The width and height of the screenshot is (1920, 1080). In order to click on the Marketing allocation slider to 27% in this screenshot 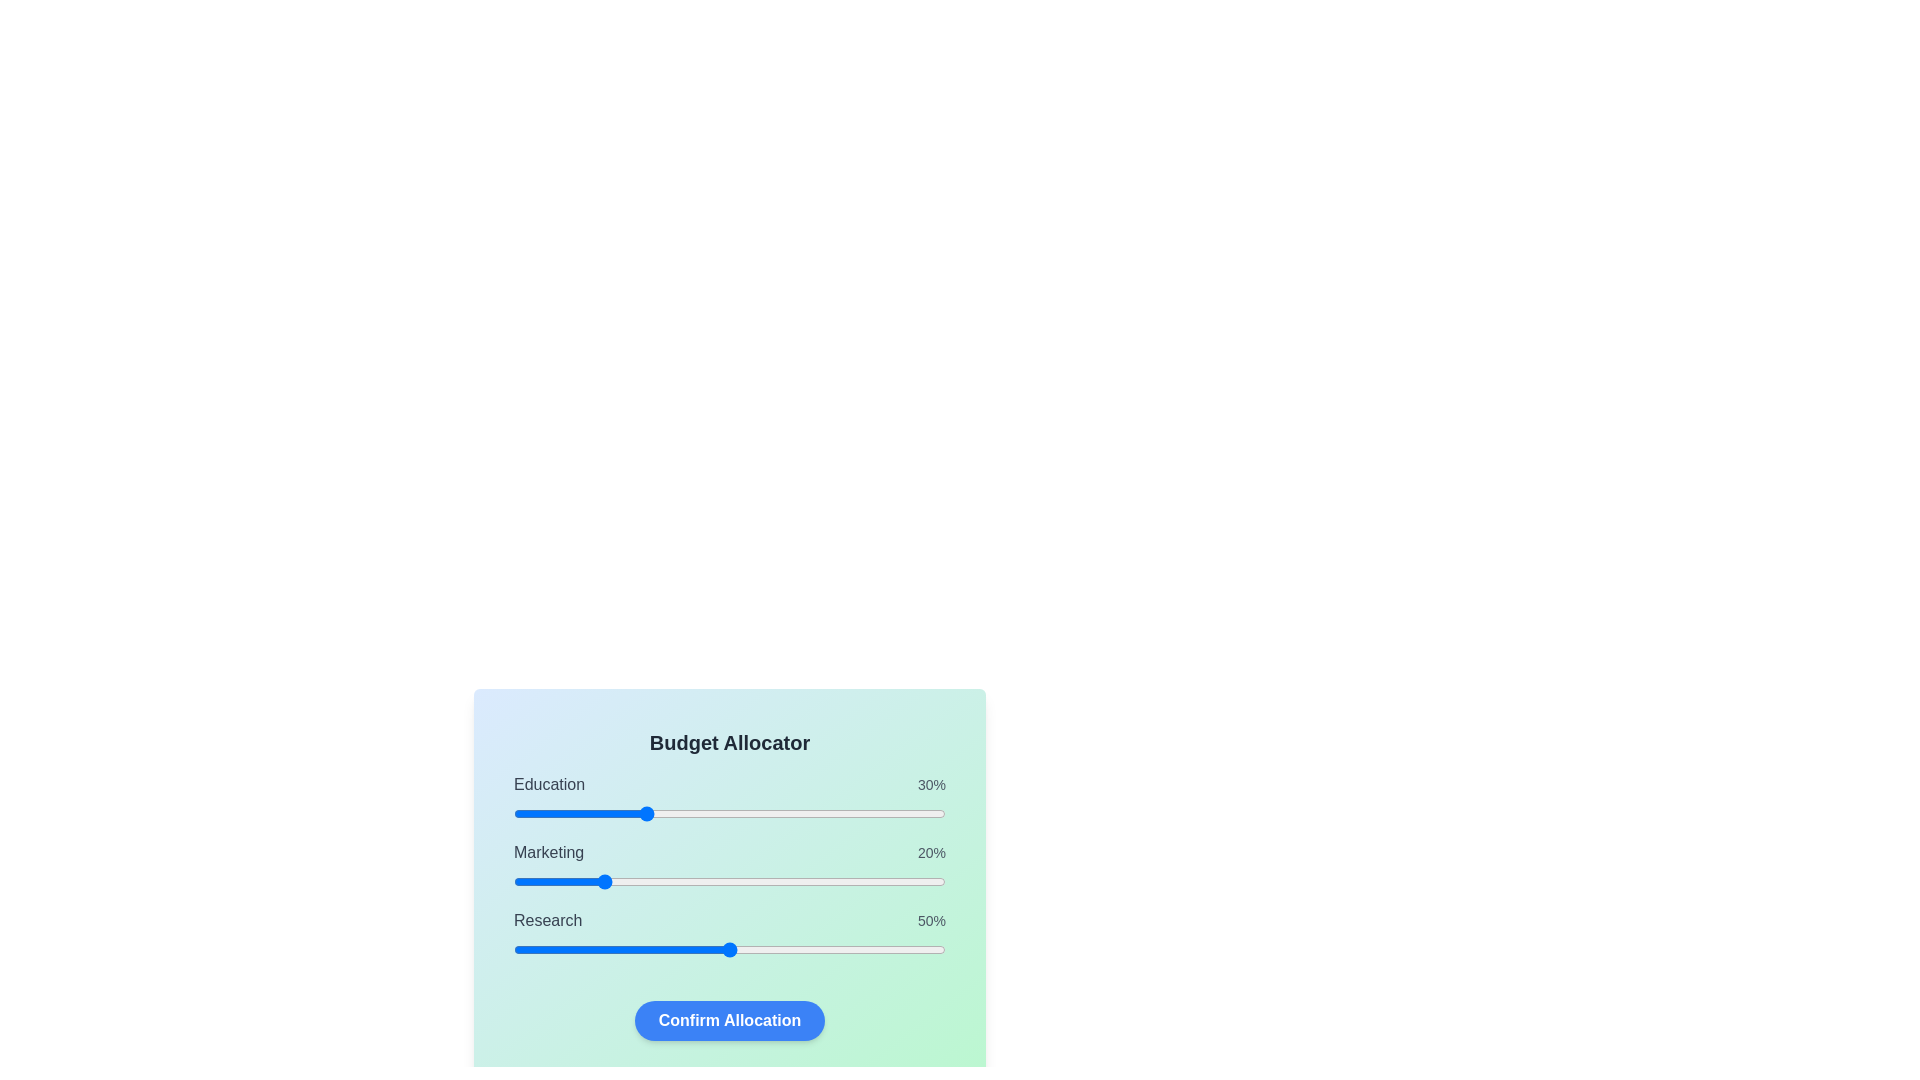, I will do `click(629, 881)`.